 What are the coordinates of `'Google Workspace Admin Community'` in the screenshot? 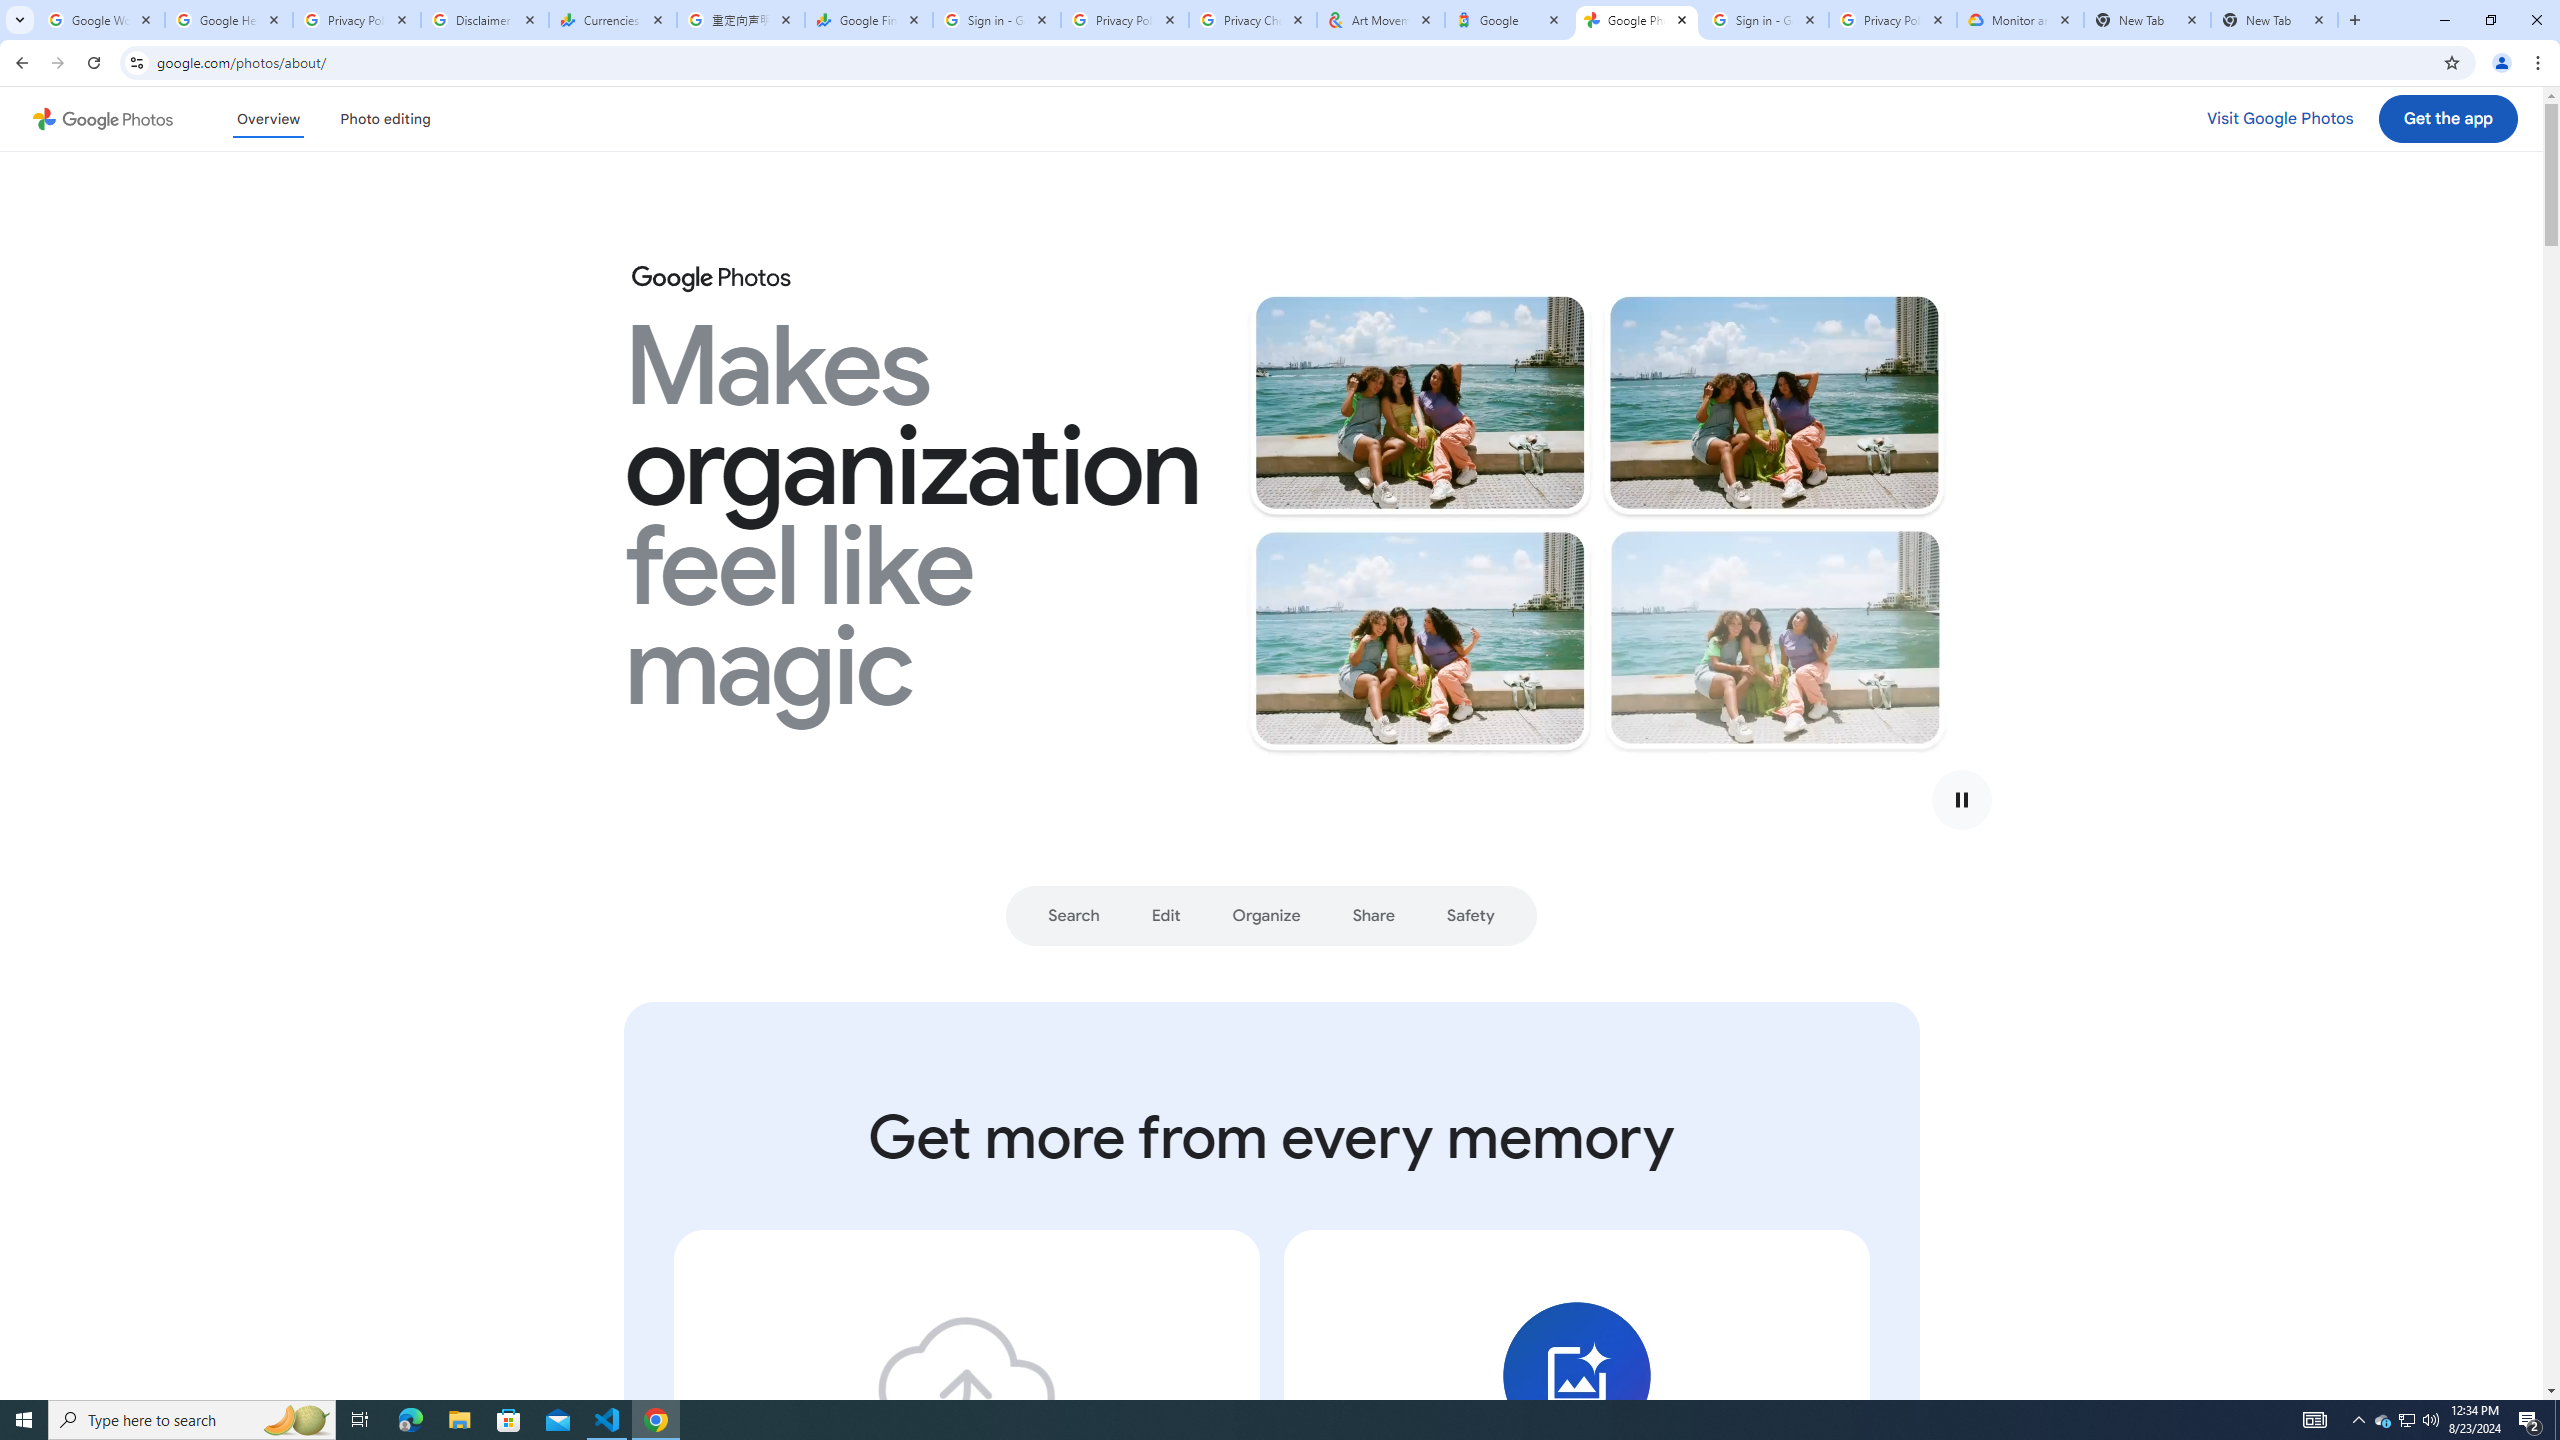 It's located at (101, 19).